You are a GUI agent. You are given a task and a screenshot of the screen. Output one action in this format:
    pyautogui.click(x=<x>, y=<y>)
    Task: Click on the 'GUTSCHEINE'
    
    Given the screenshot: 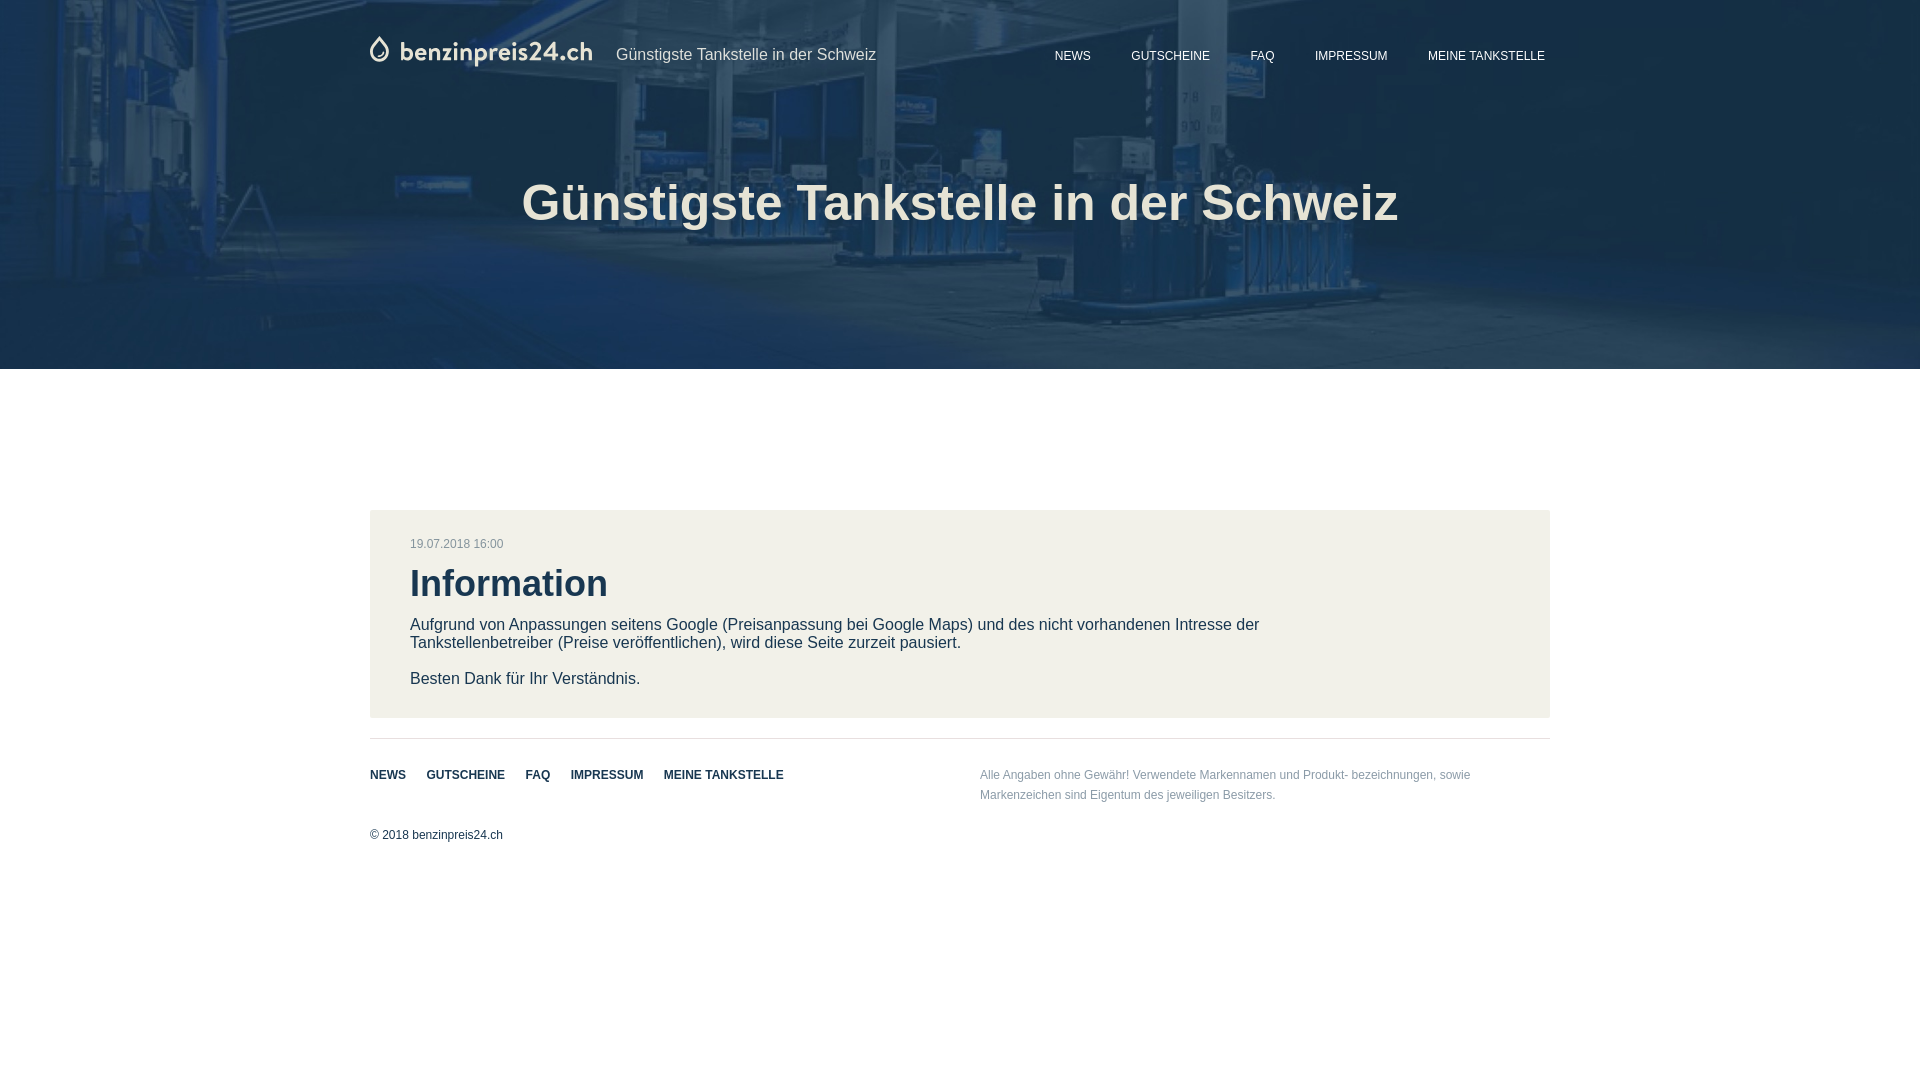 What is the action you would take?
    pyautogui.click(x=464, y=774)
    